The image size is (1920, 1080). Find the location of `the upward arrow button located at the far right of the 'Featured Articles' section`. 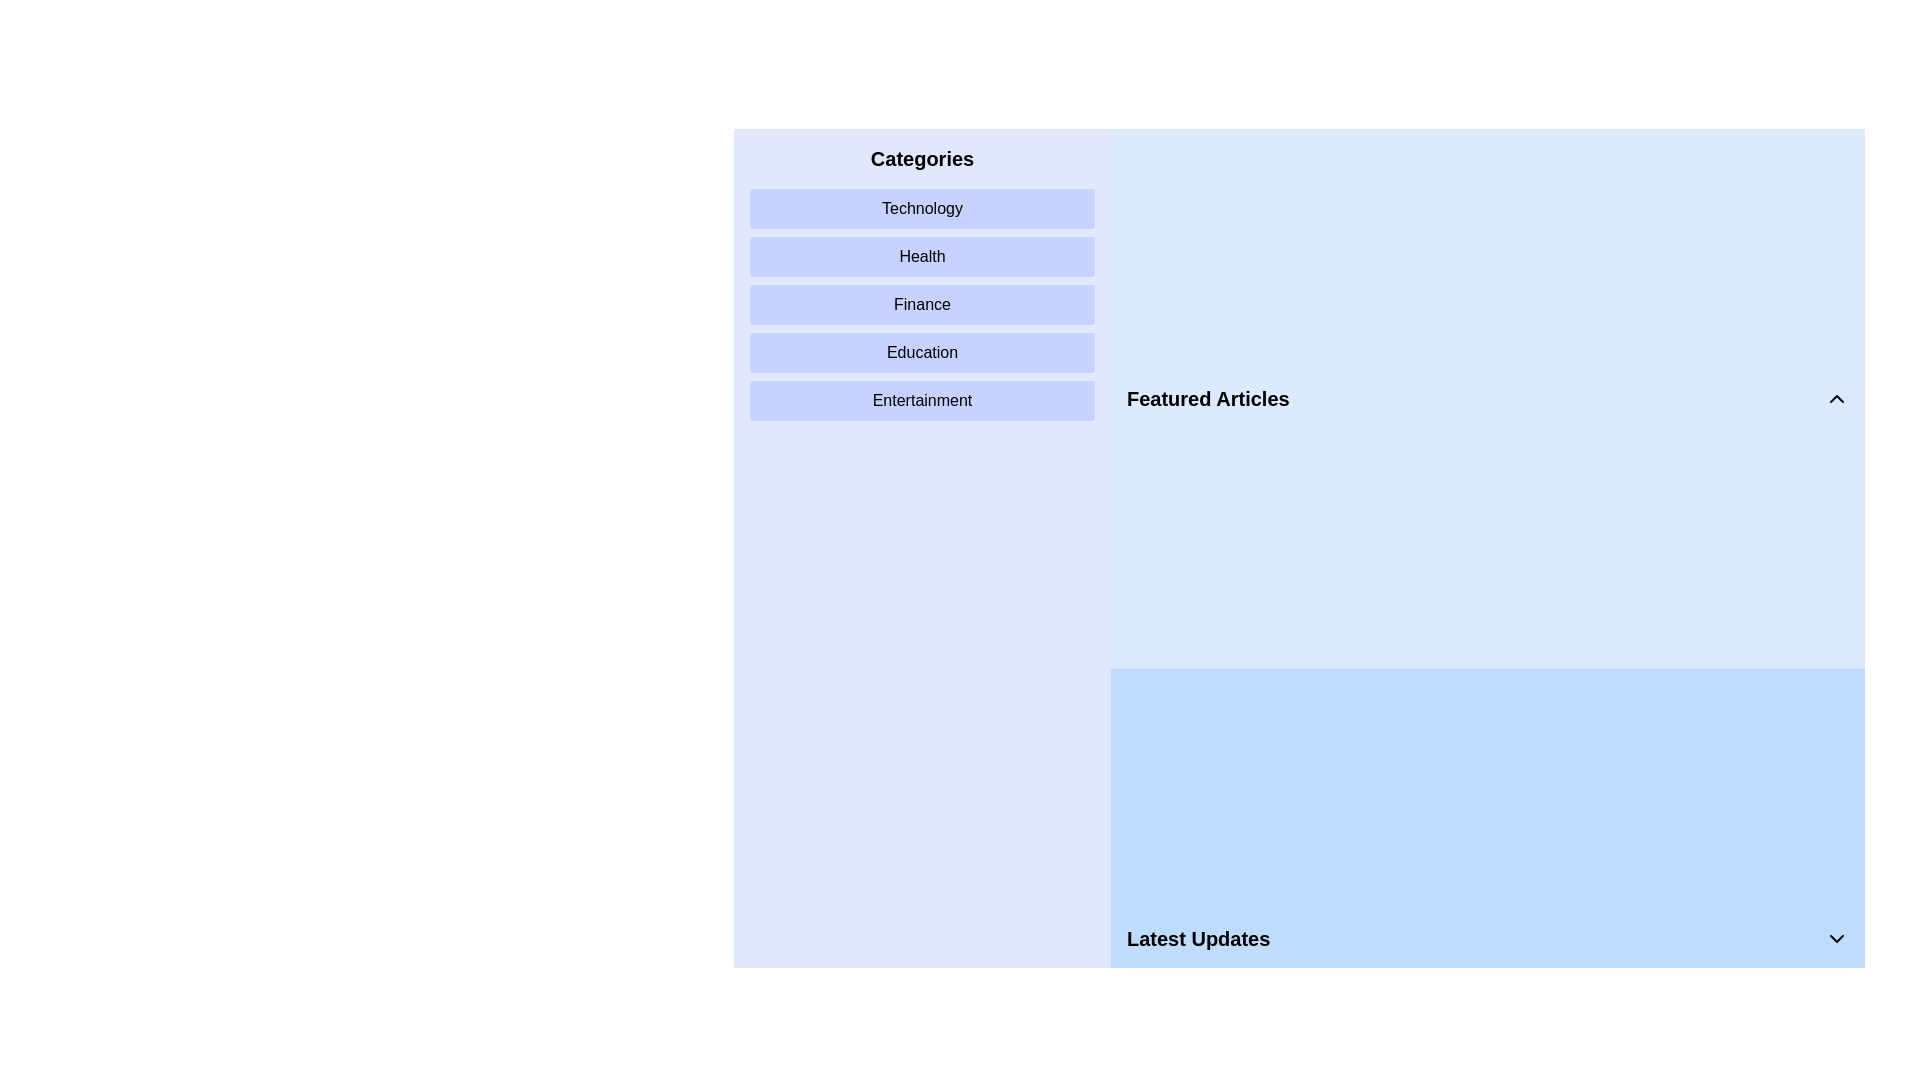

the upward arrow button located at the far right of the 'Featured Articles' section is located at coordinates (1837, 398).